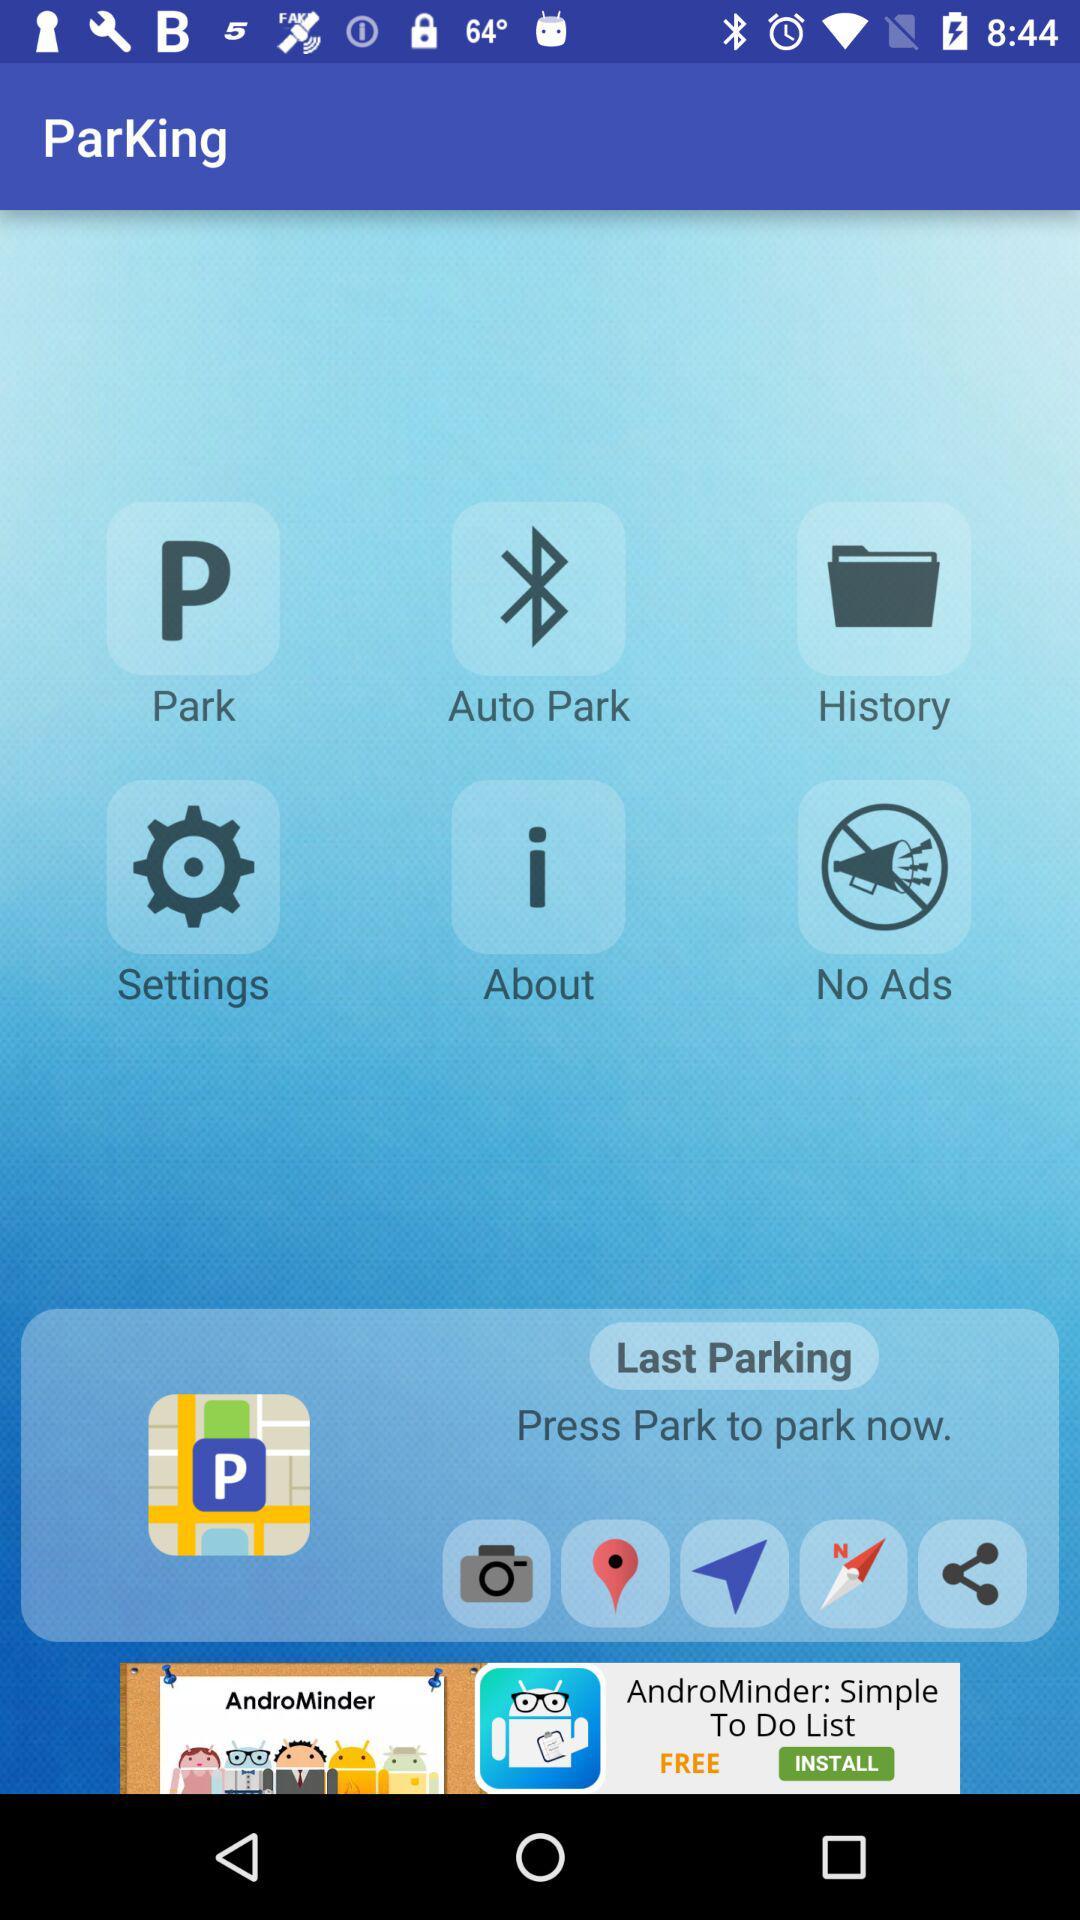 This screenshot has width=1080, height=1920. Describe the element at coordinates (614, 1572) in the screenshot. I see `location` at that location.